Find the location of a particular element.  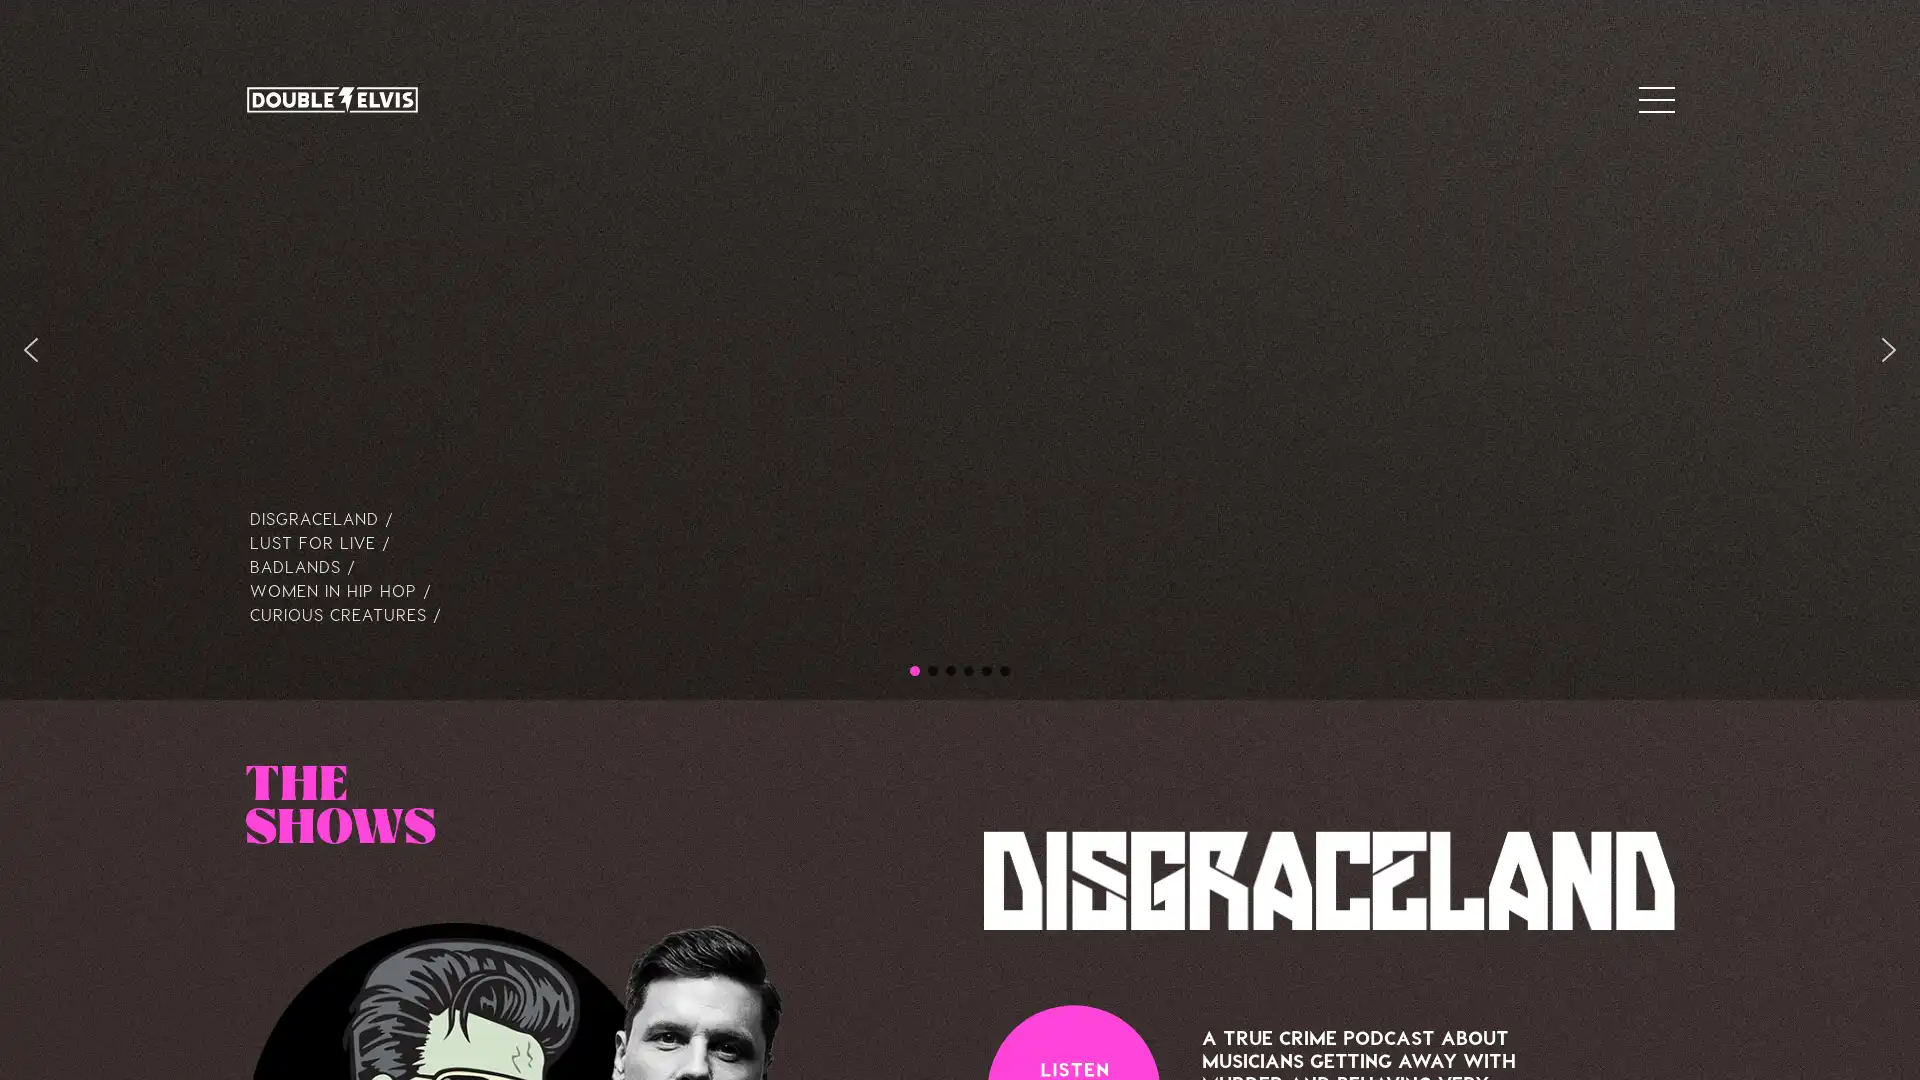

next arrow is located at coordinates (1888, 349).